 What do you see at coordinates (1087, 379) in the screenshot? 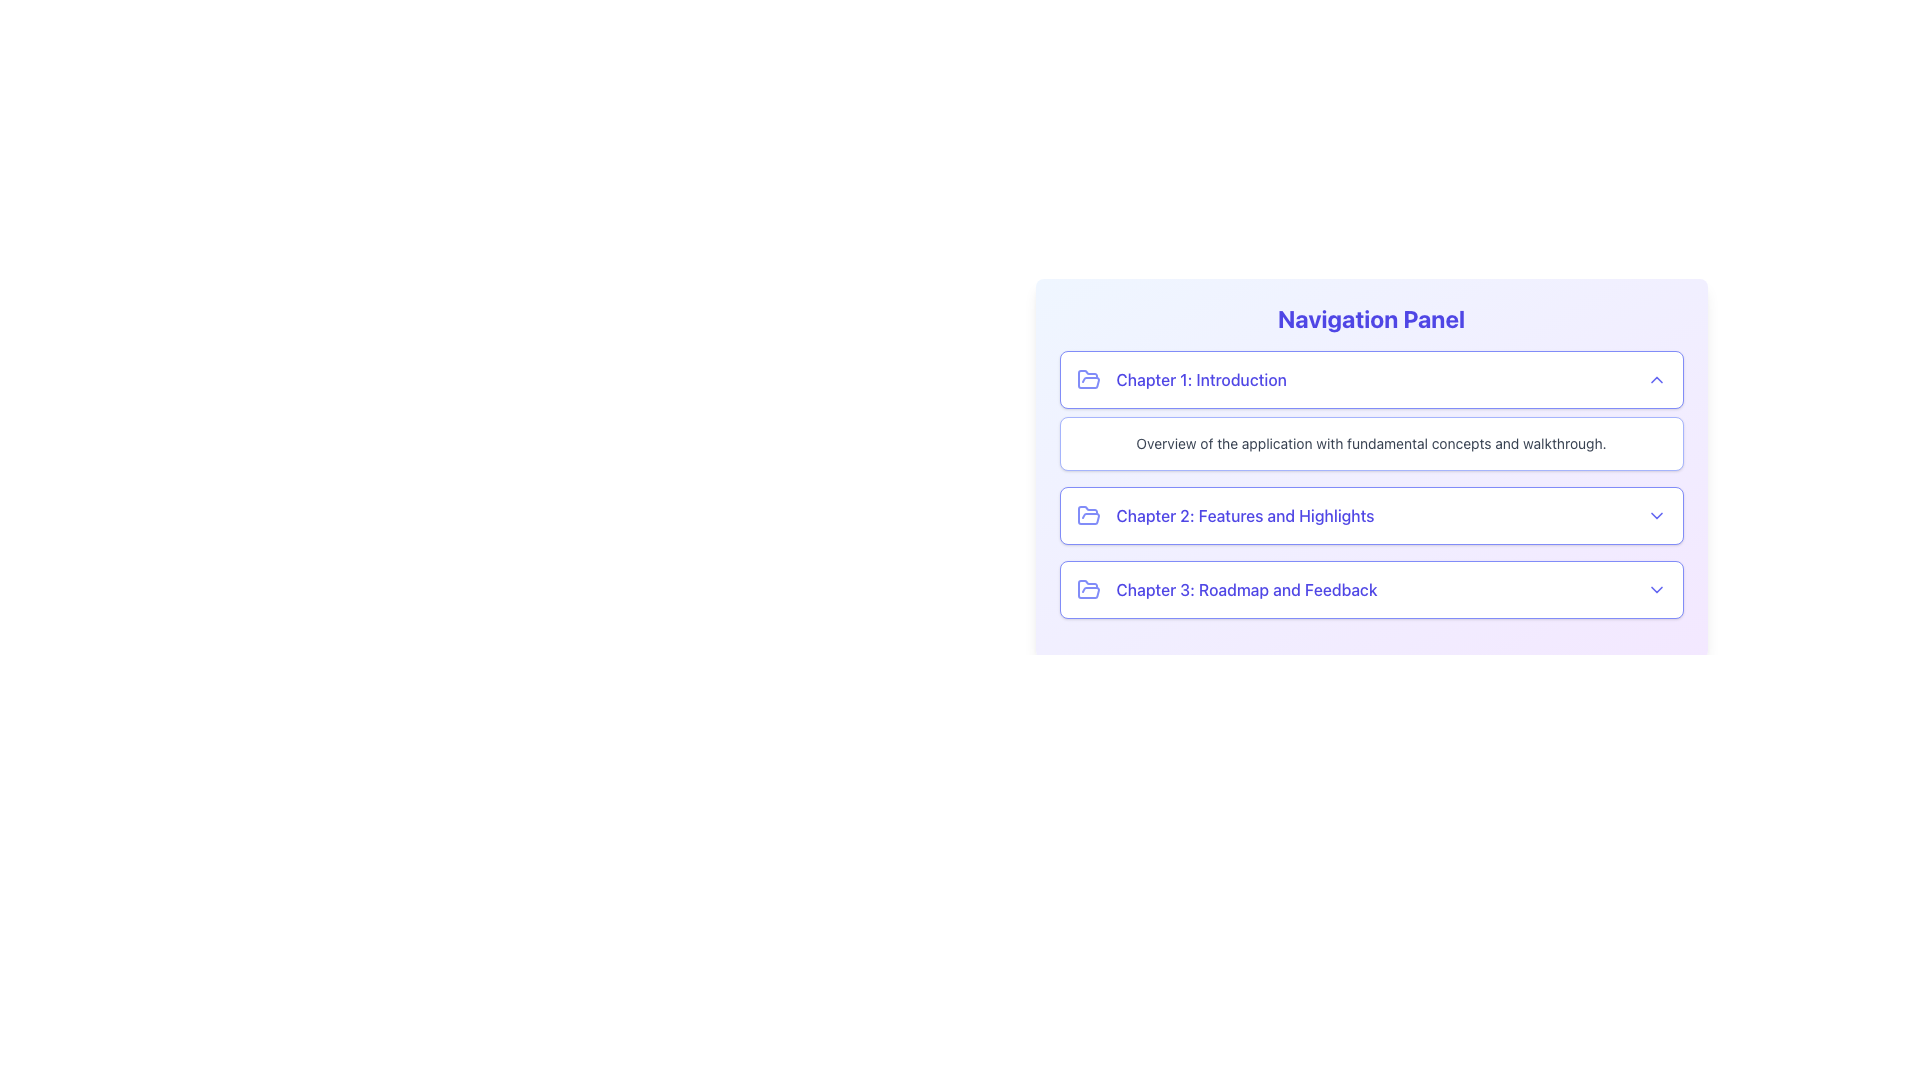
I see `the visual appearance of the directory or folder icon located within the first navigation item 'Chapter 1: Introduction' in the 'Navigation Panel'` at bounding box center [1087, 379].